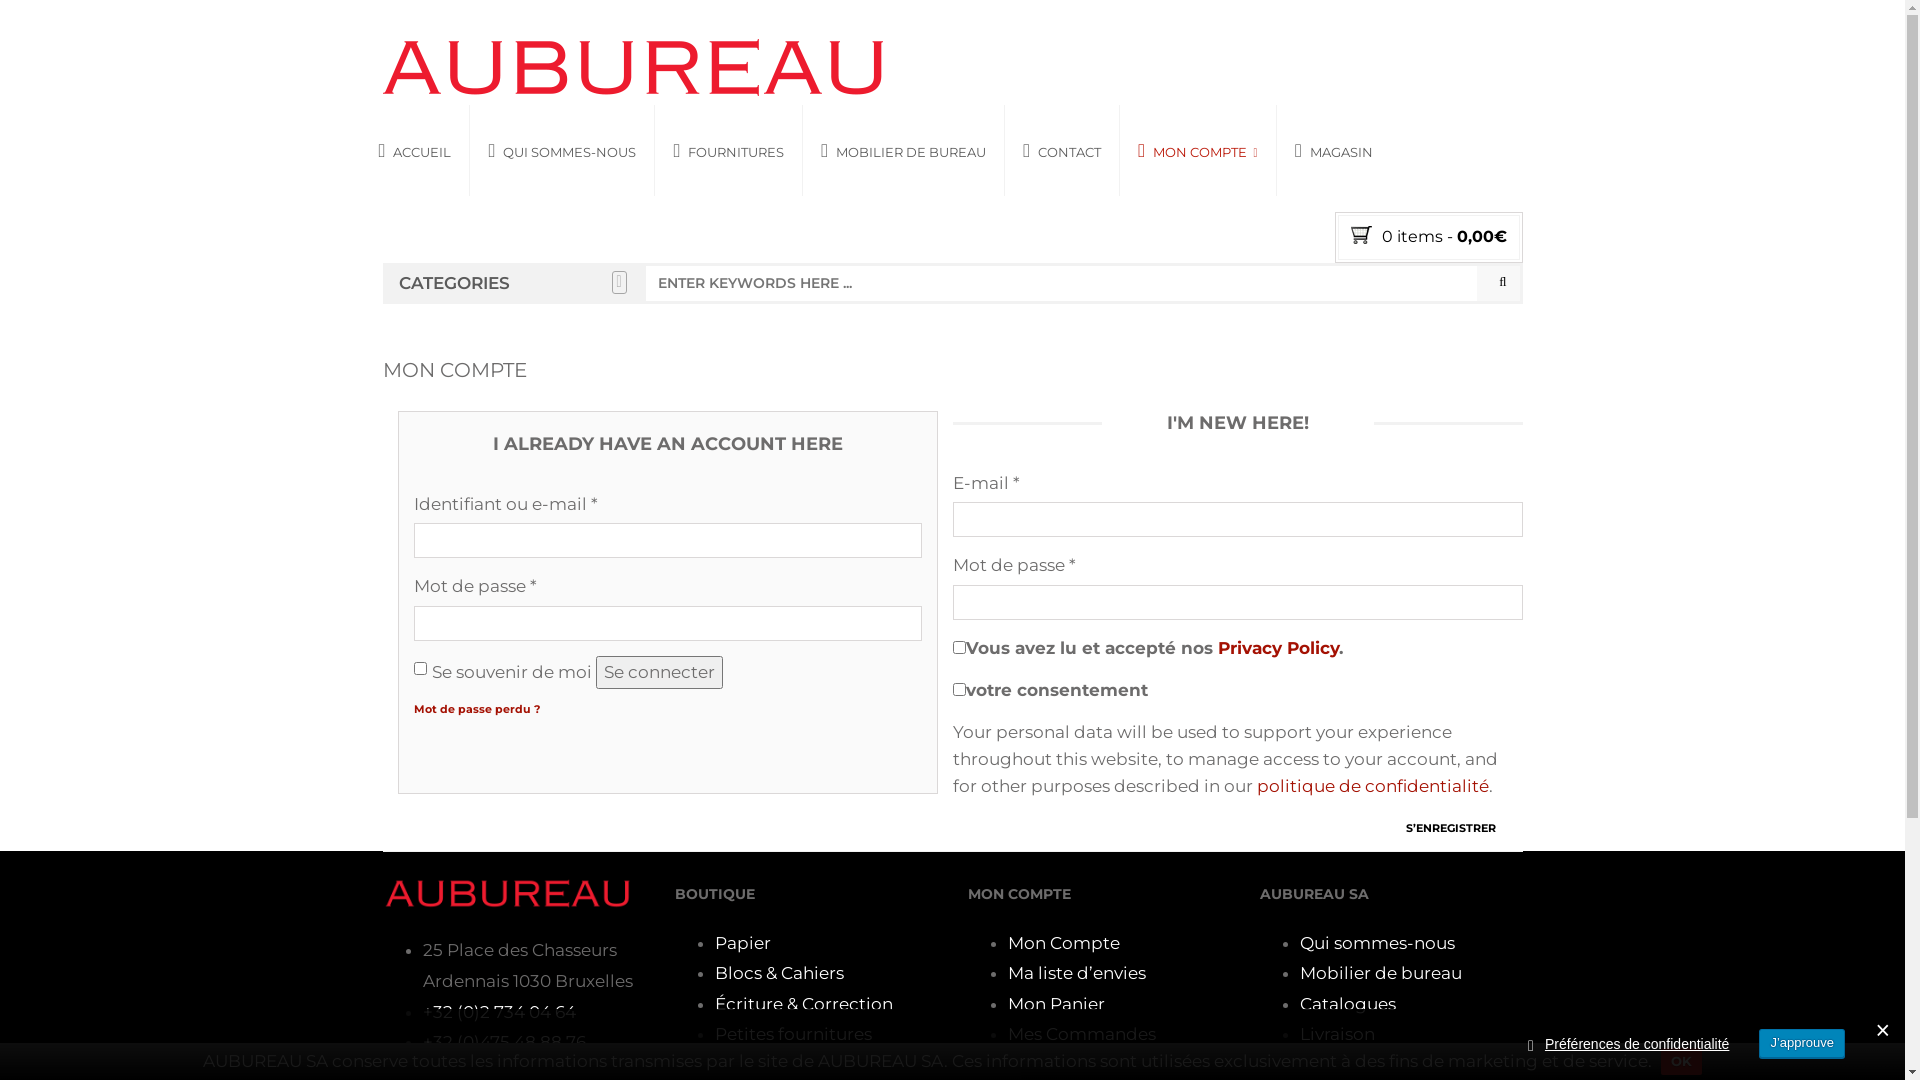 This screenshot has height=1080, width=1920. Describe the element at coordinates (1060, 149) in the screenshot. I see `'CONTACT'` at that location.